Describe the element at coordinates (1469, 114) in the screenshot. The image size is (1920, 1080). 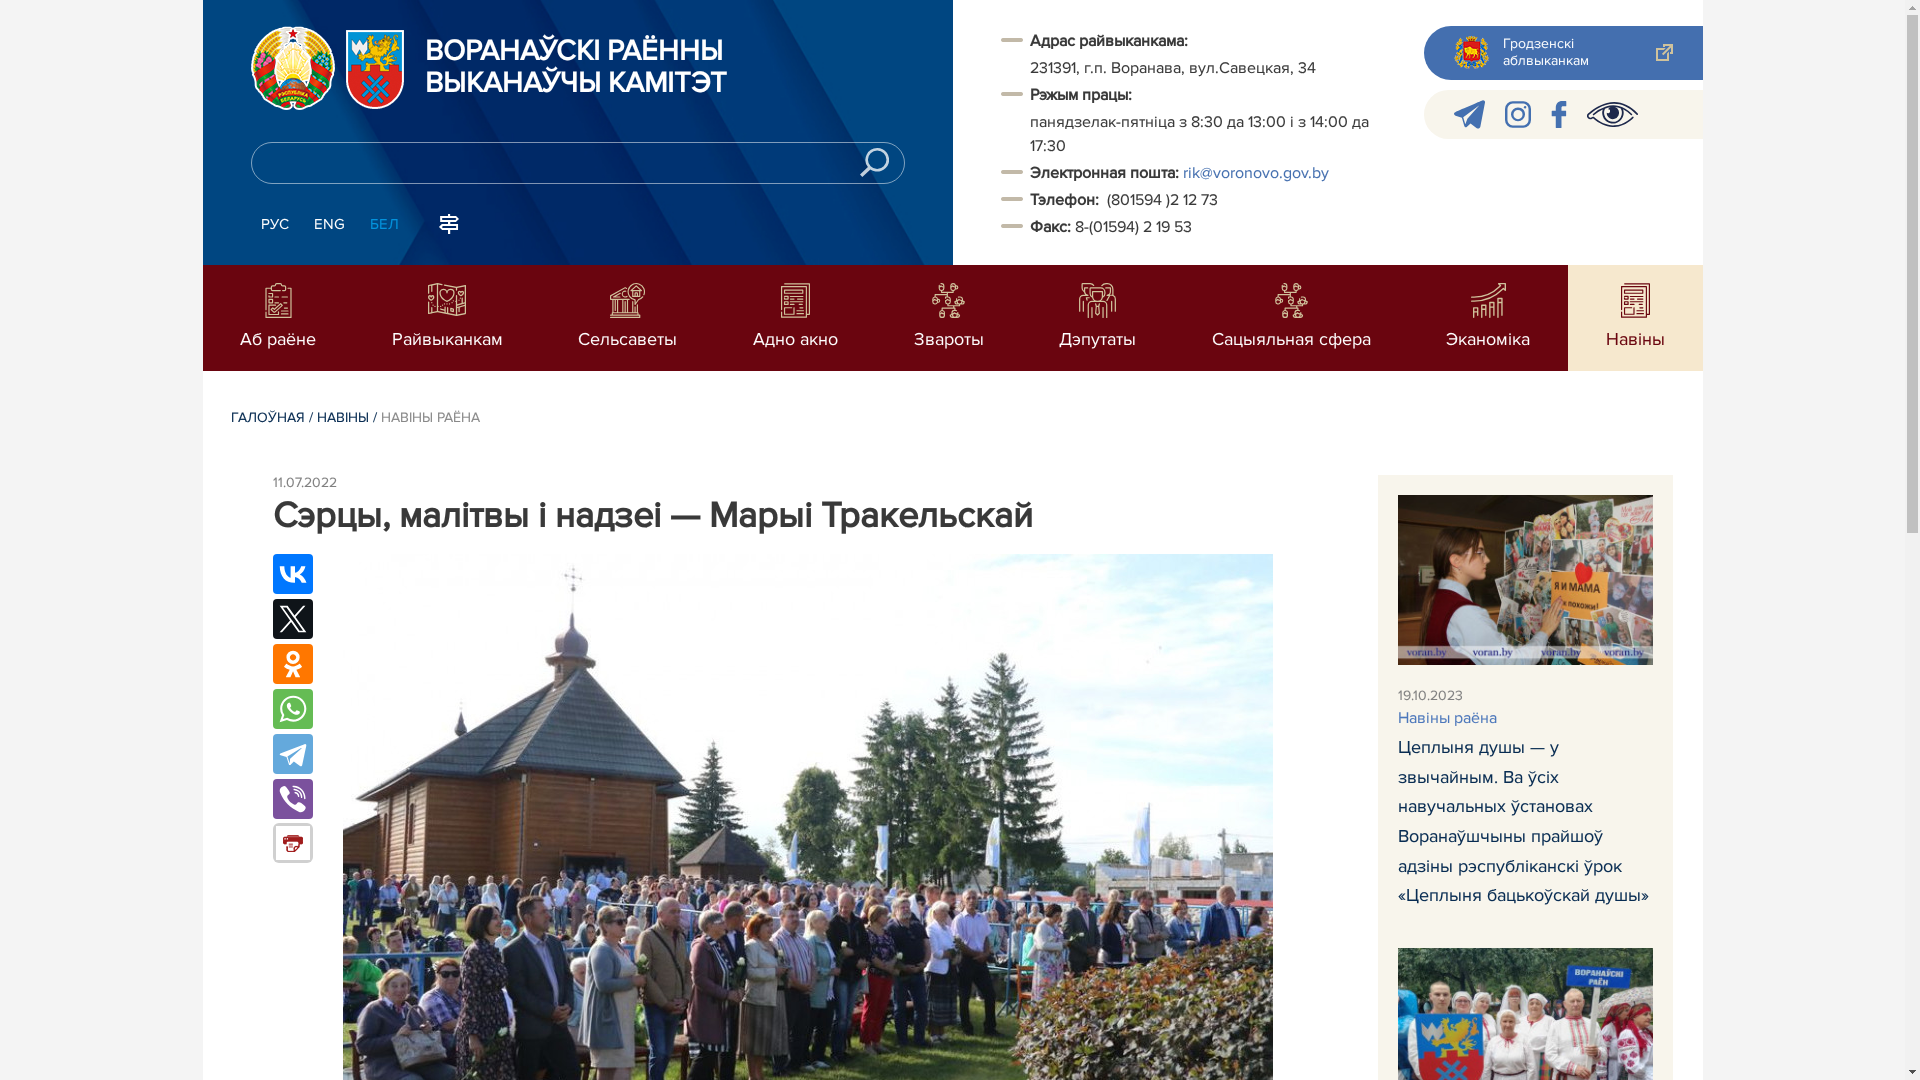
I see `'telegram'` at that location.